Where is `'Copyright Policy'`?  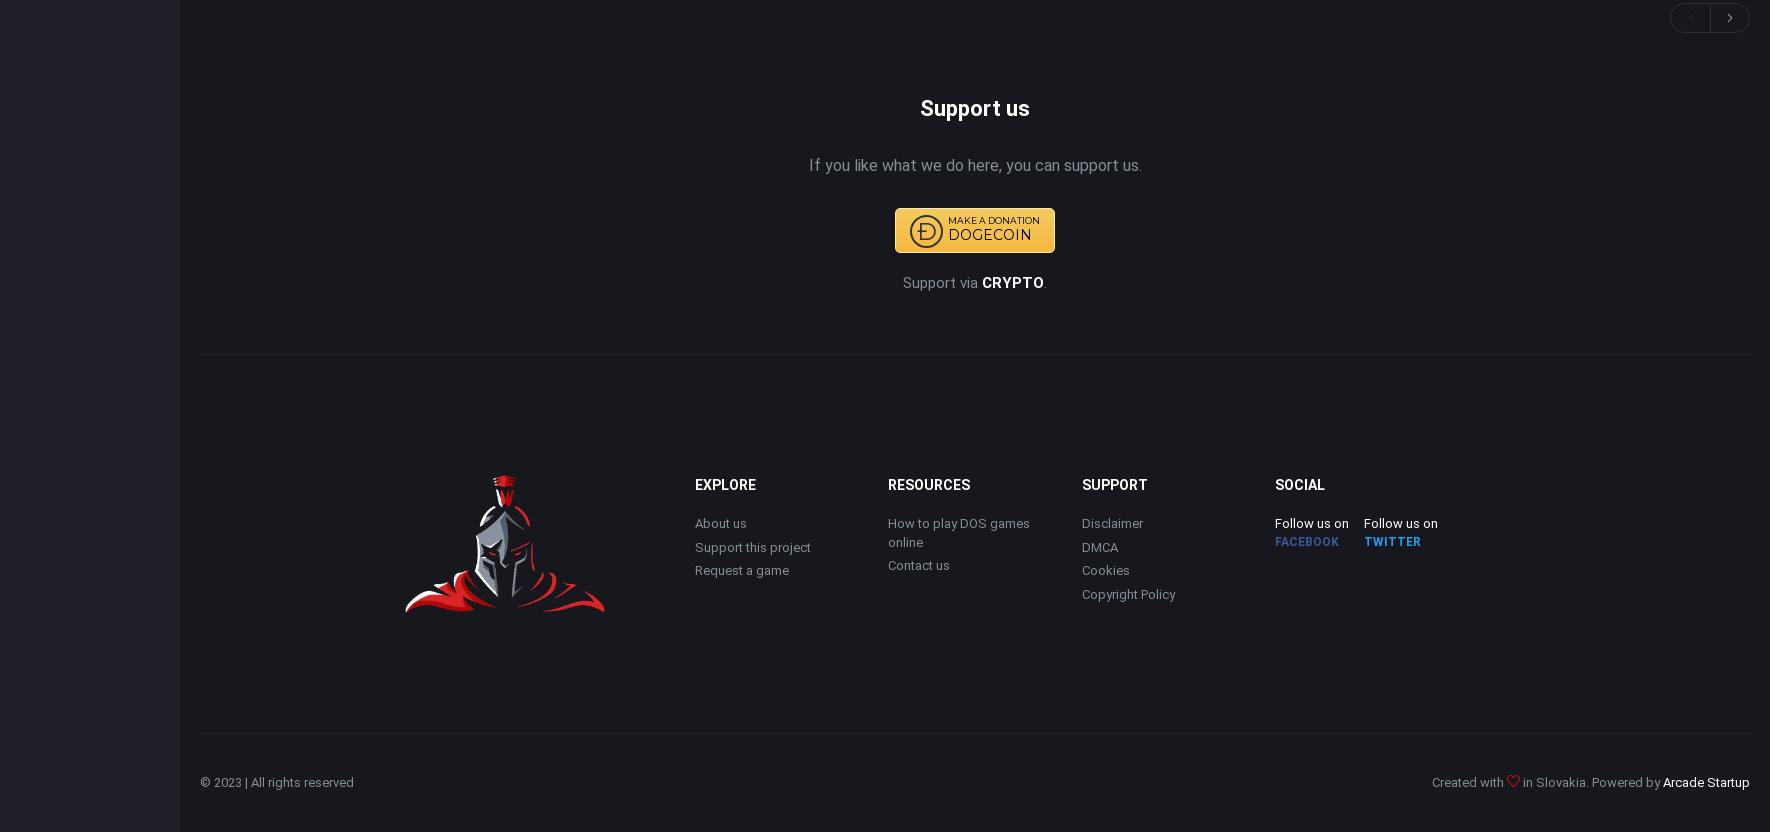
'Copyright Policy' is located at coordinates (1127, 592).